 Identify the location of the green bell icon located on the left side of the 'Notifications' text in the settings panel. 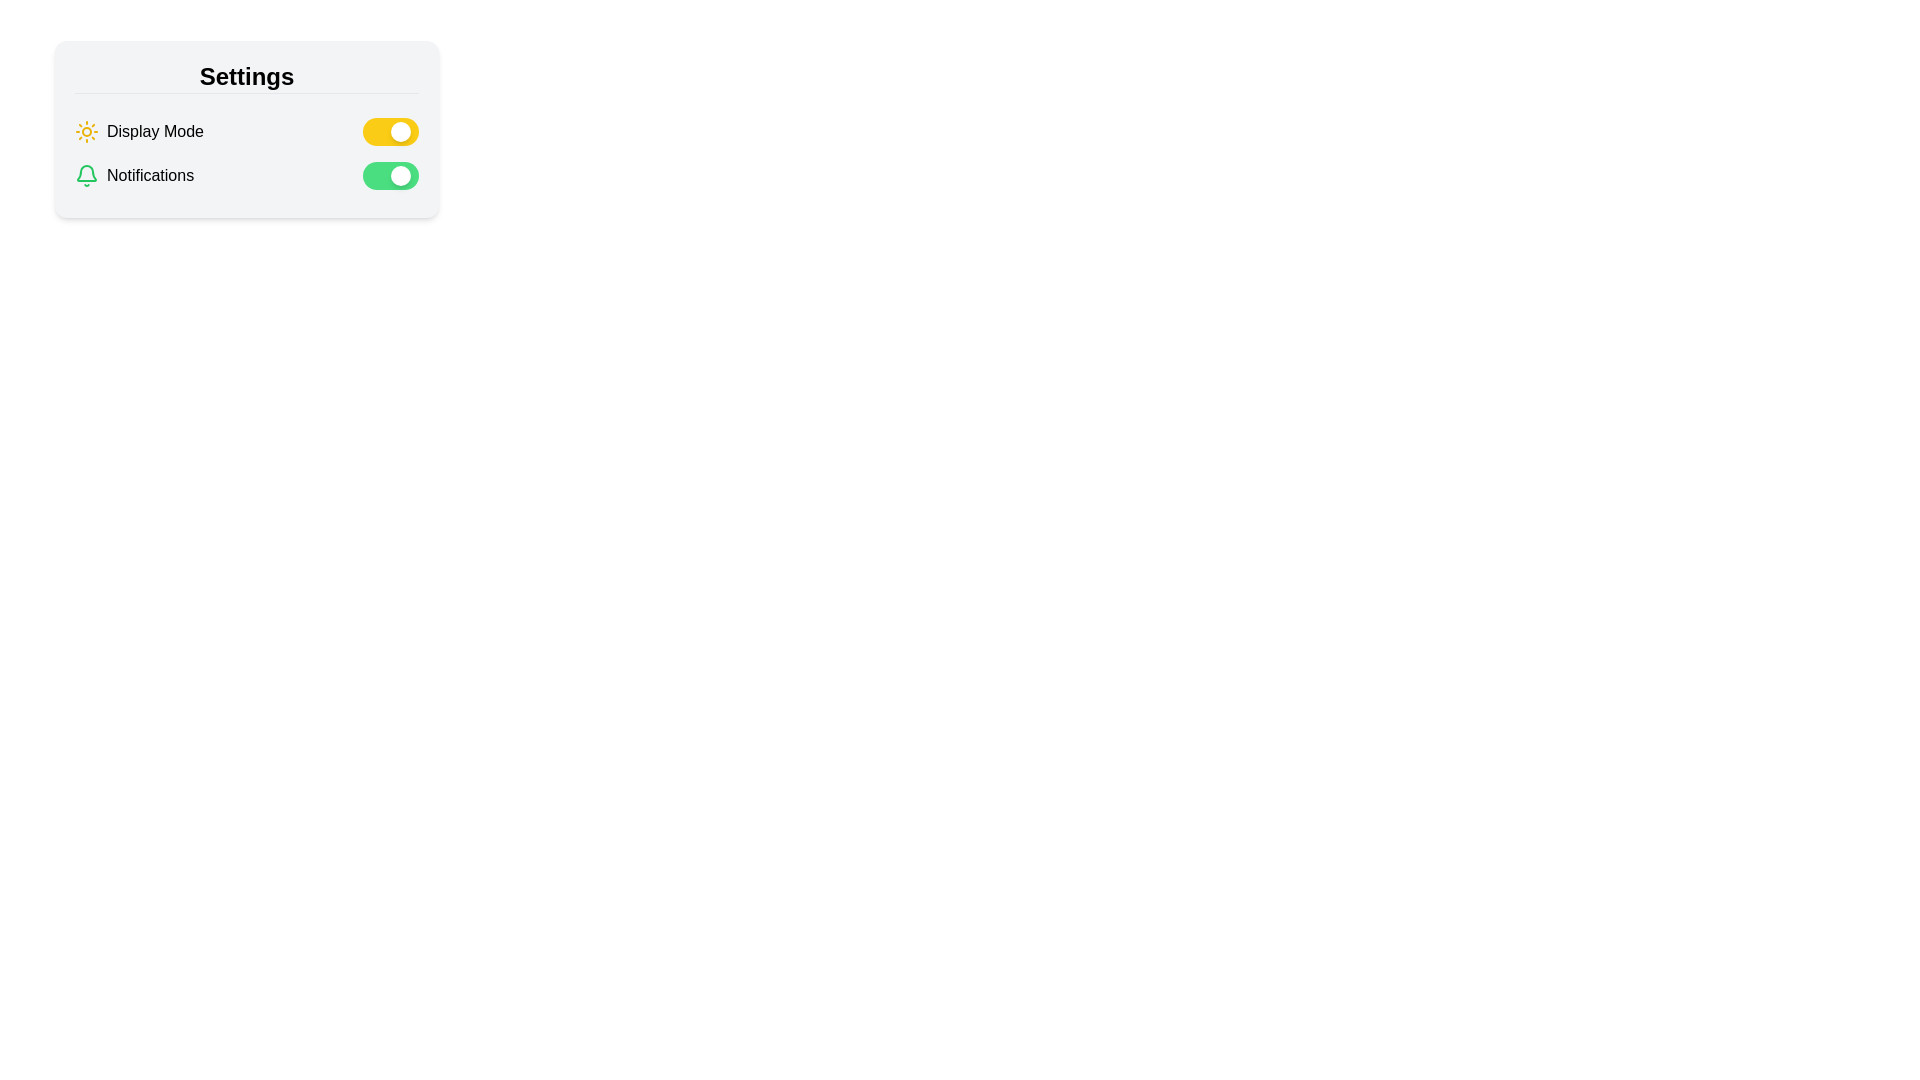
(85, 175).